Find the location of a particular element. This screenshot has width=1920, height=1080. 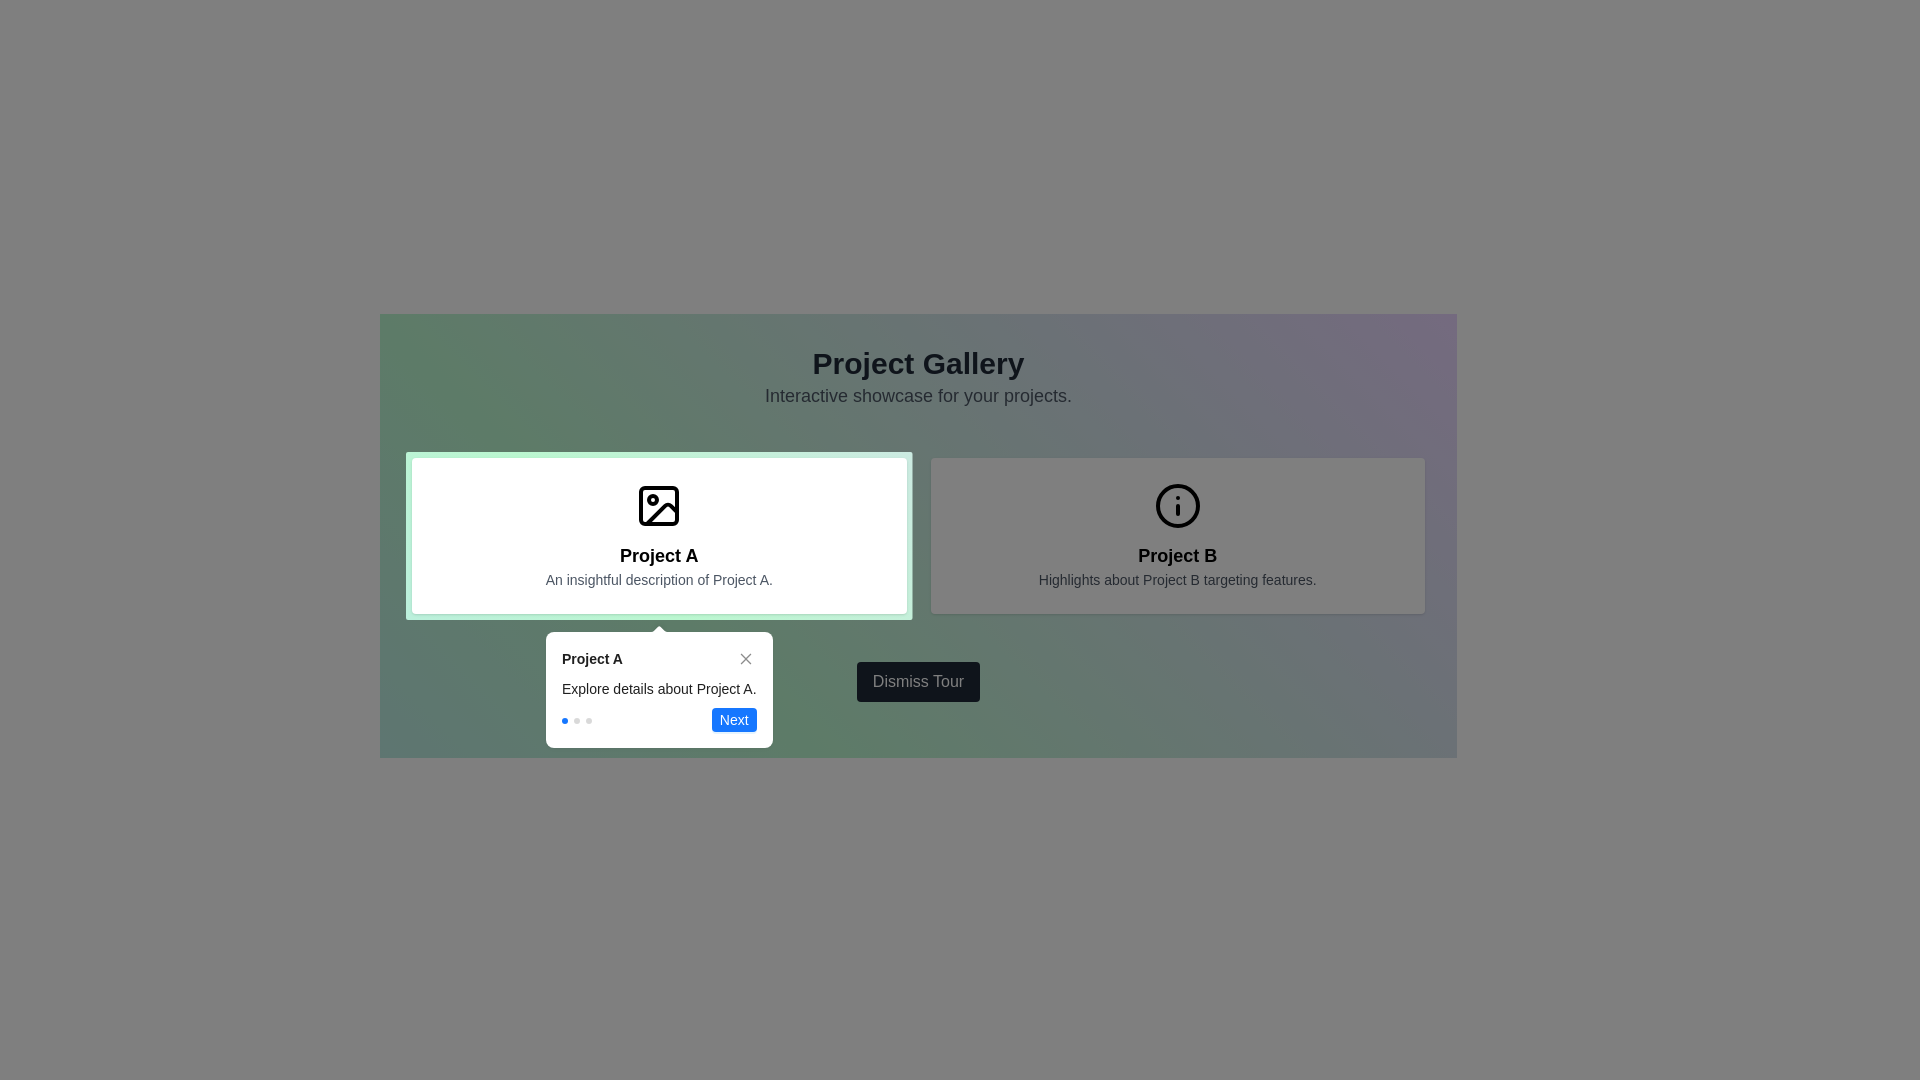

the text label that serves as the title for the associated card, which is centrally positioned below an icon and above a descriptive text in the rightmost card of the interface is located at coordinates (1177, 555).